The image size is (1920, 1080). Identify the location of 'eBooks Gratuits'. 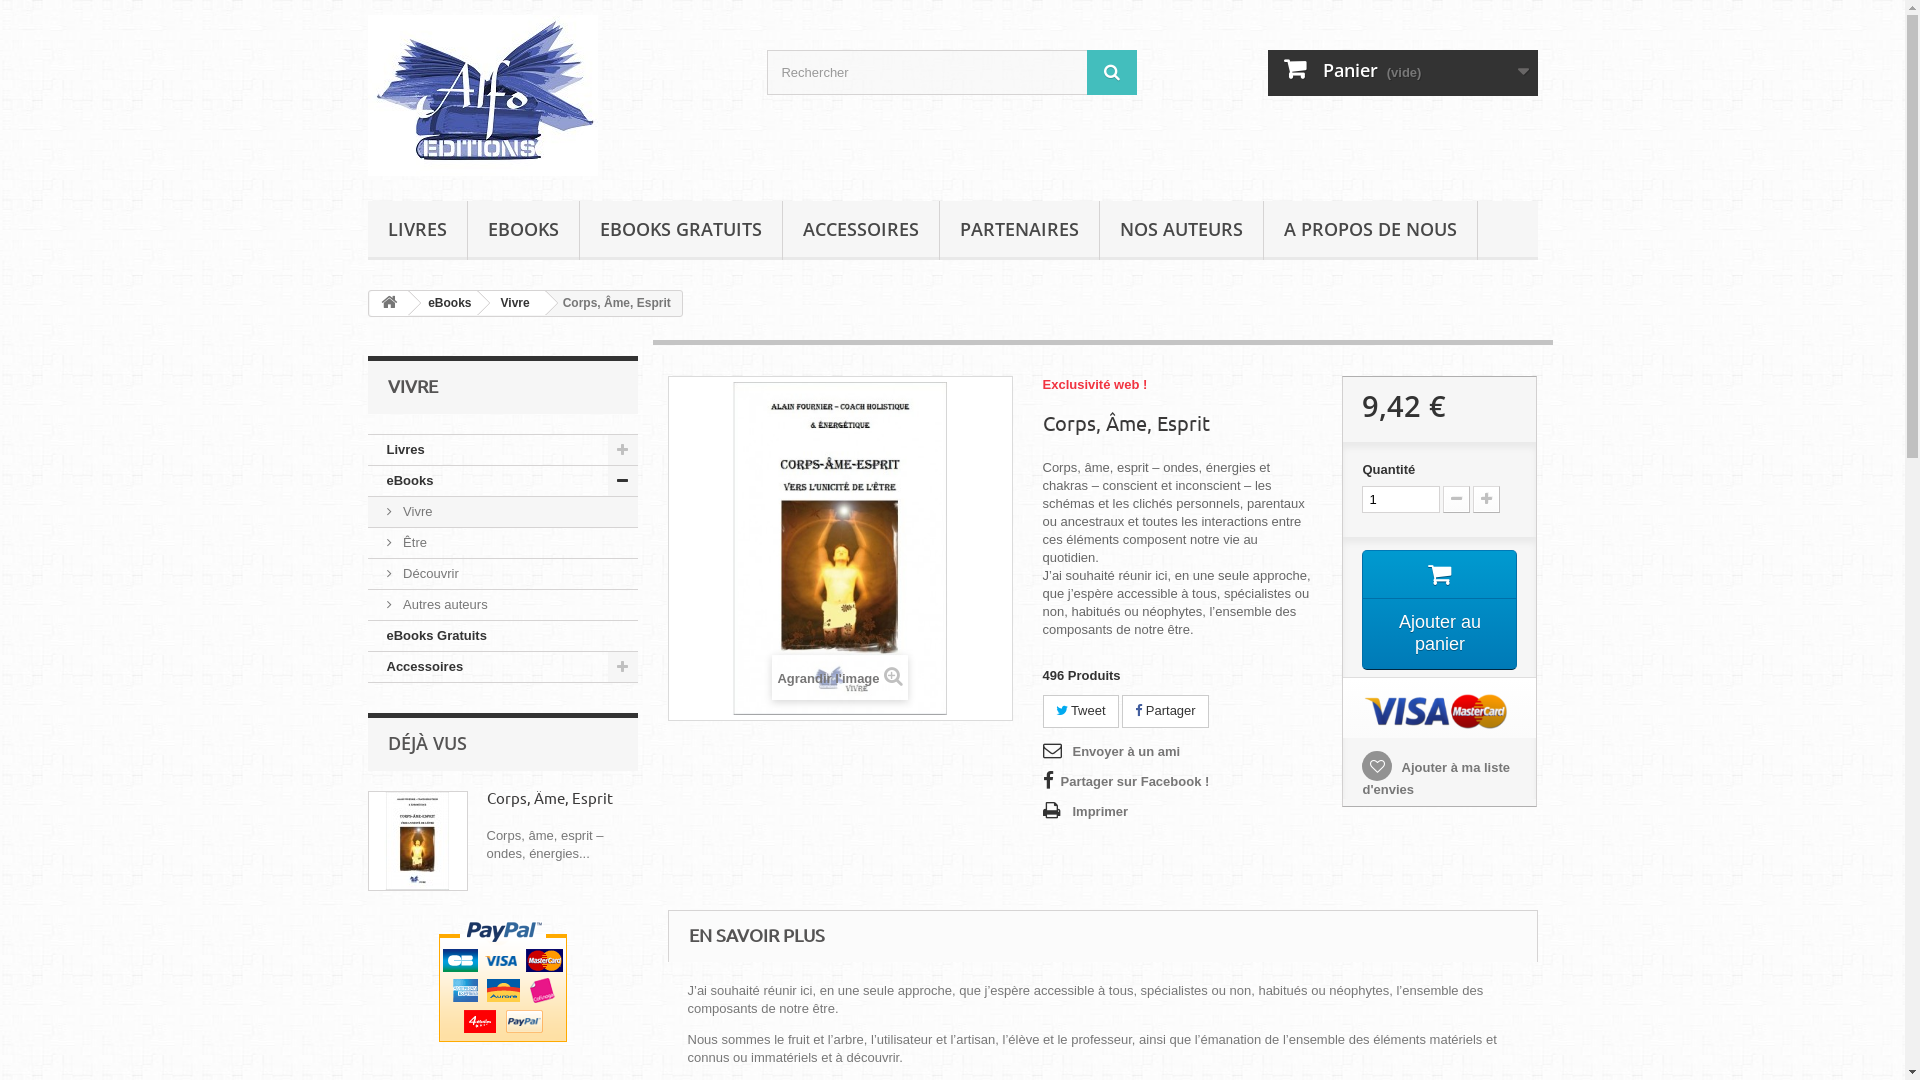
(503, 636).